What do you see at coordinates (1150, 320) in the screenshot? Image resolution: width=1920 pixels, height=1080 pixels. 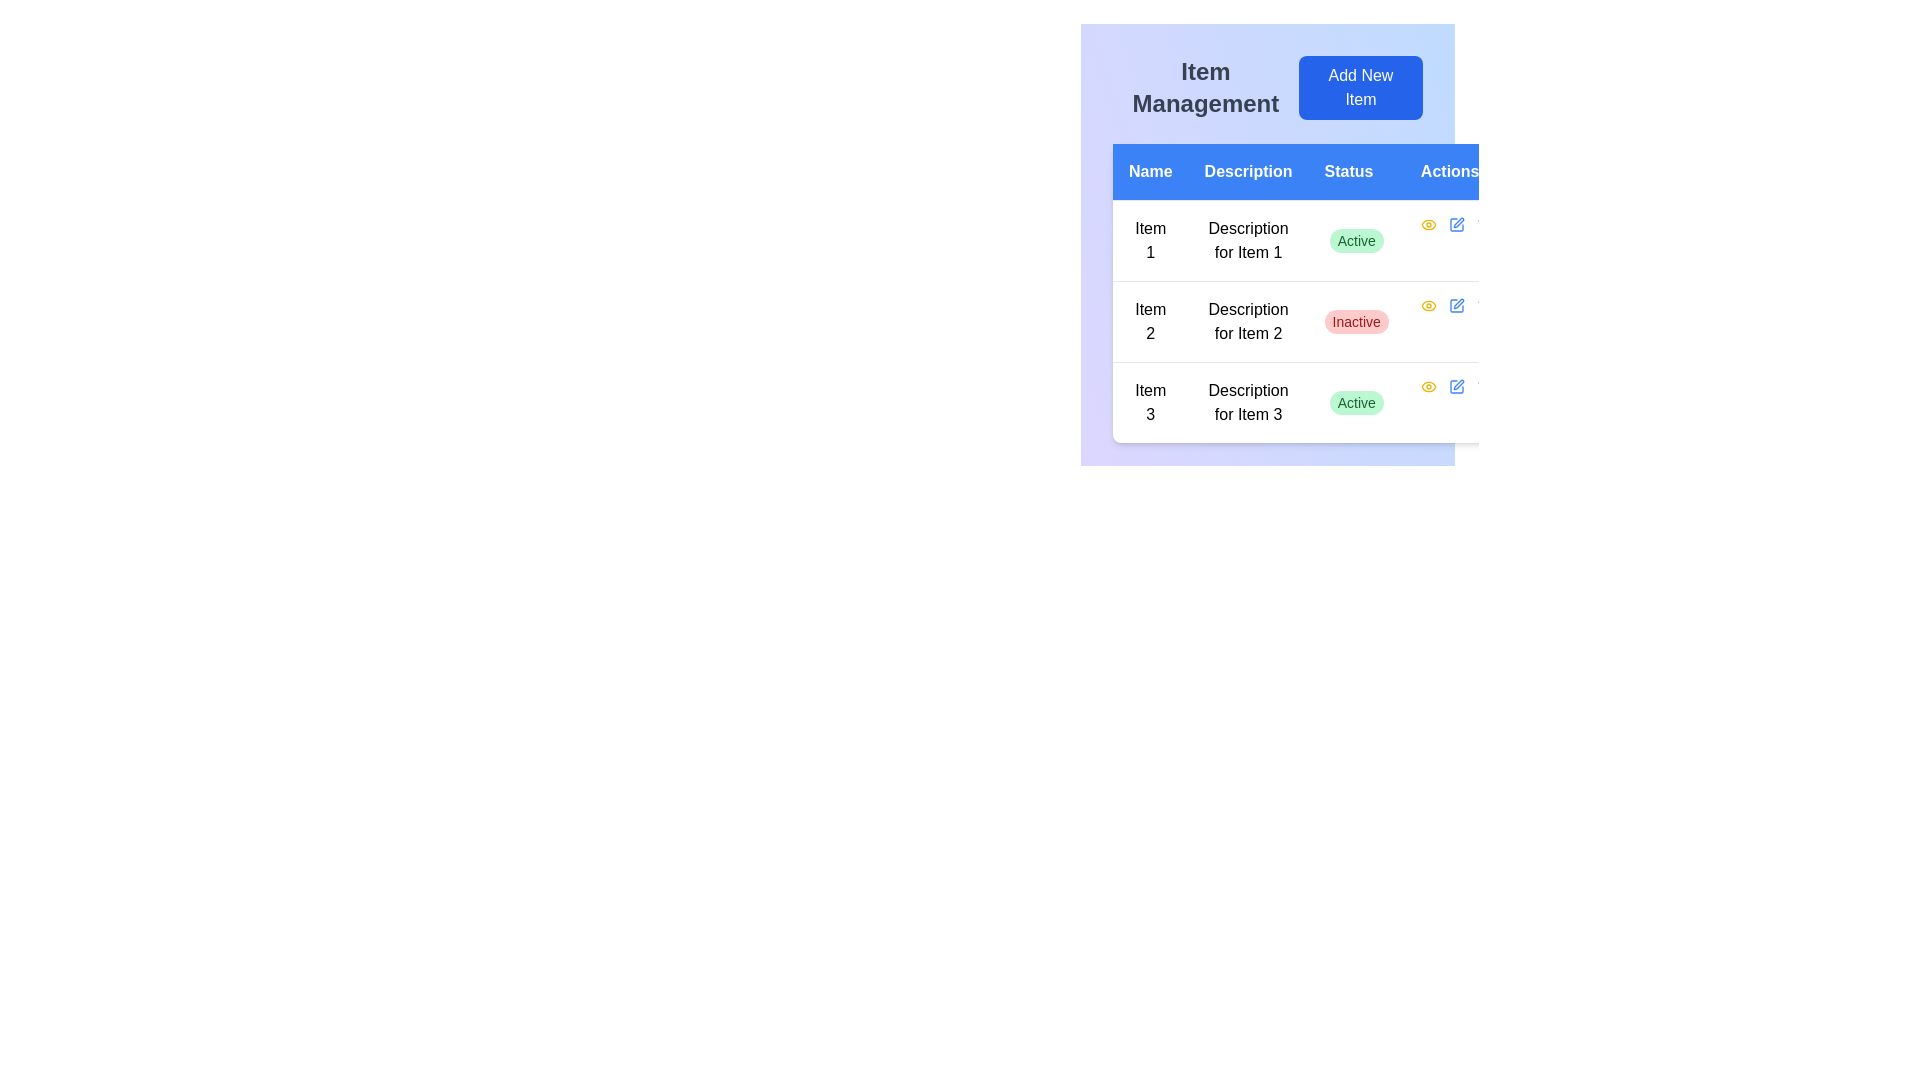 I see `the textual content representing the name of the second item in the table, located in the second row under the 'Name' column` at bounding box center [1150, 320].